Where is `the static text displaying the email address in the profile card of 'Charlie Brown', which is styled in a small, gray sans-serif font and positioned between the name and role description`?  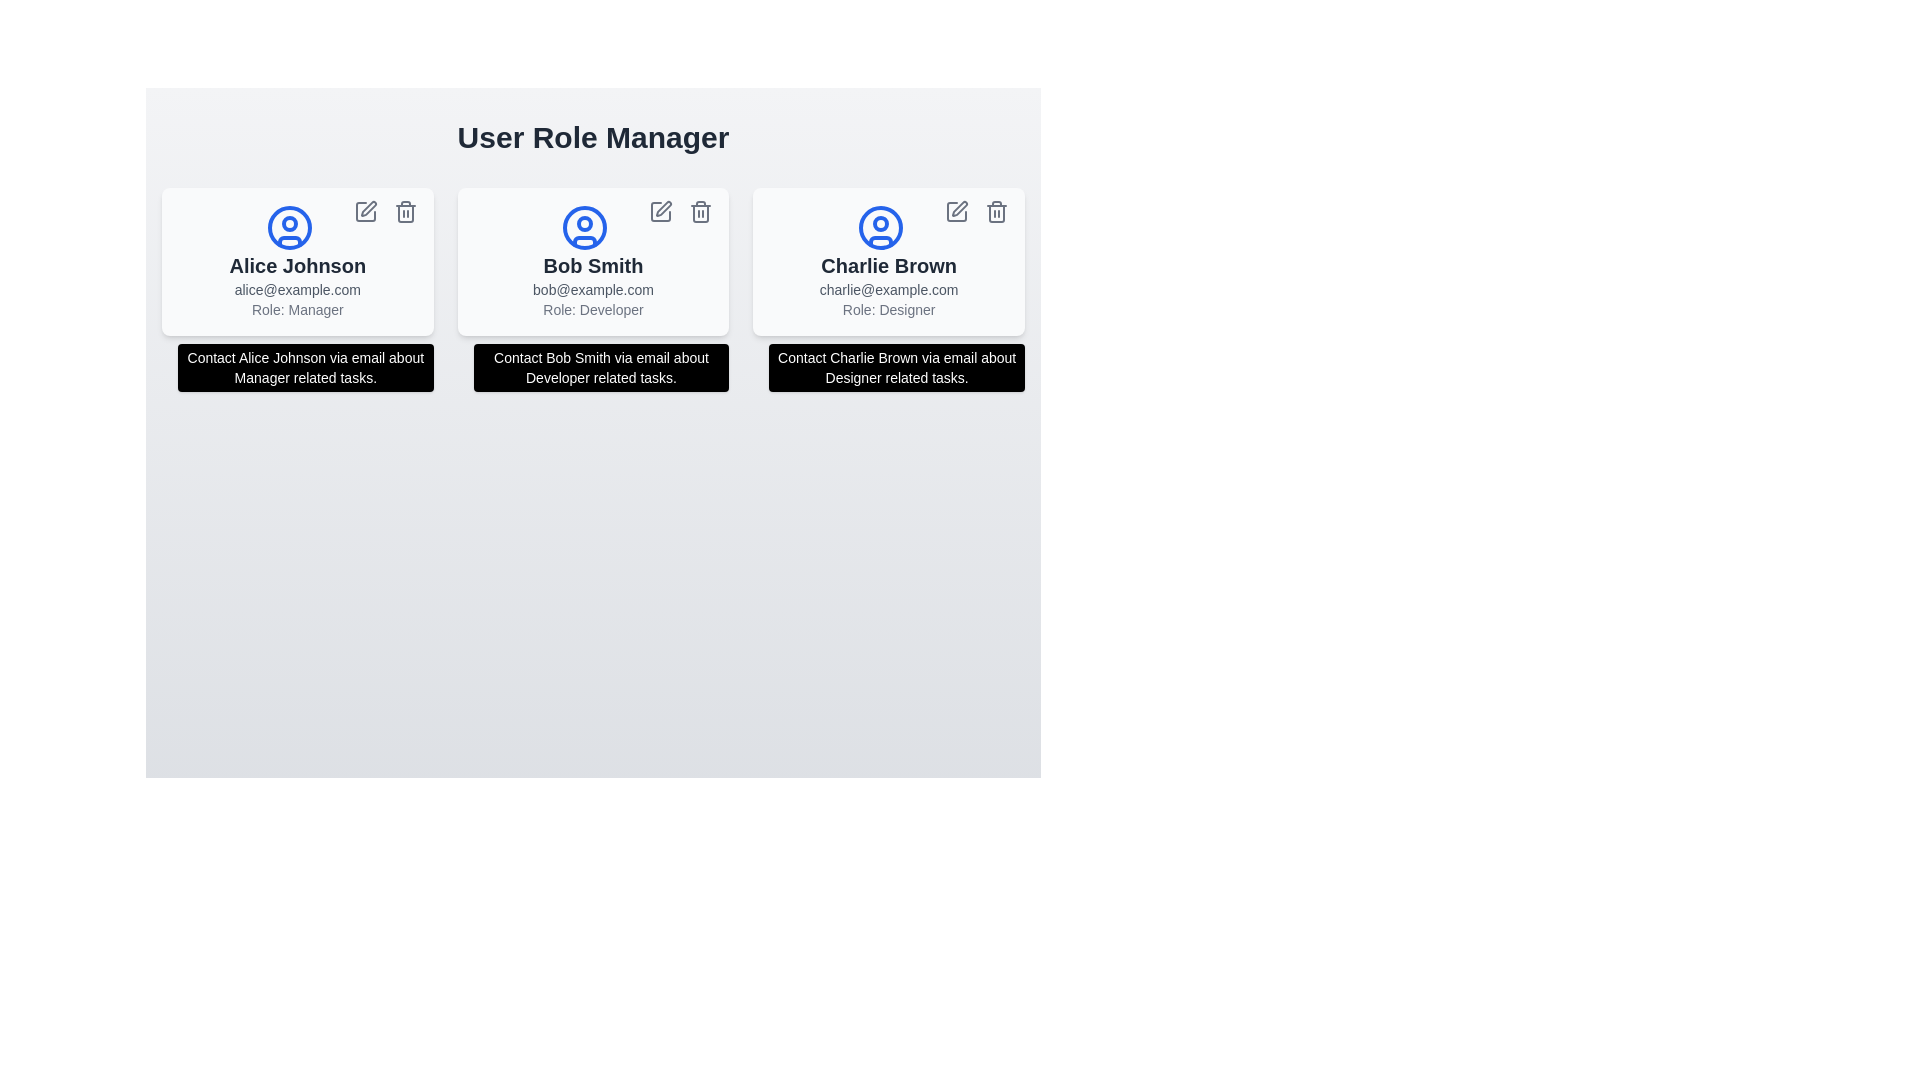
the static text displaying the email address in the profile card of 'Charlie Brown', which is styled in a small, gray sans-serif font and positioned between the name and role description is located at coordinates (888, 289).